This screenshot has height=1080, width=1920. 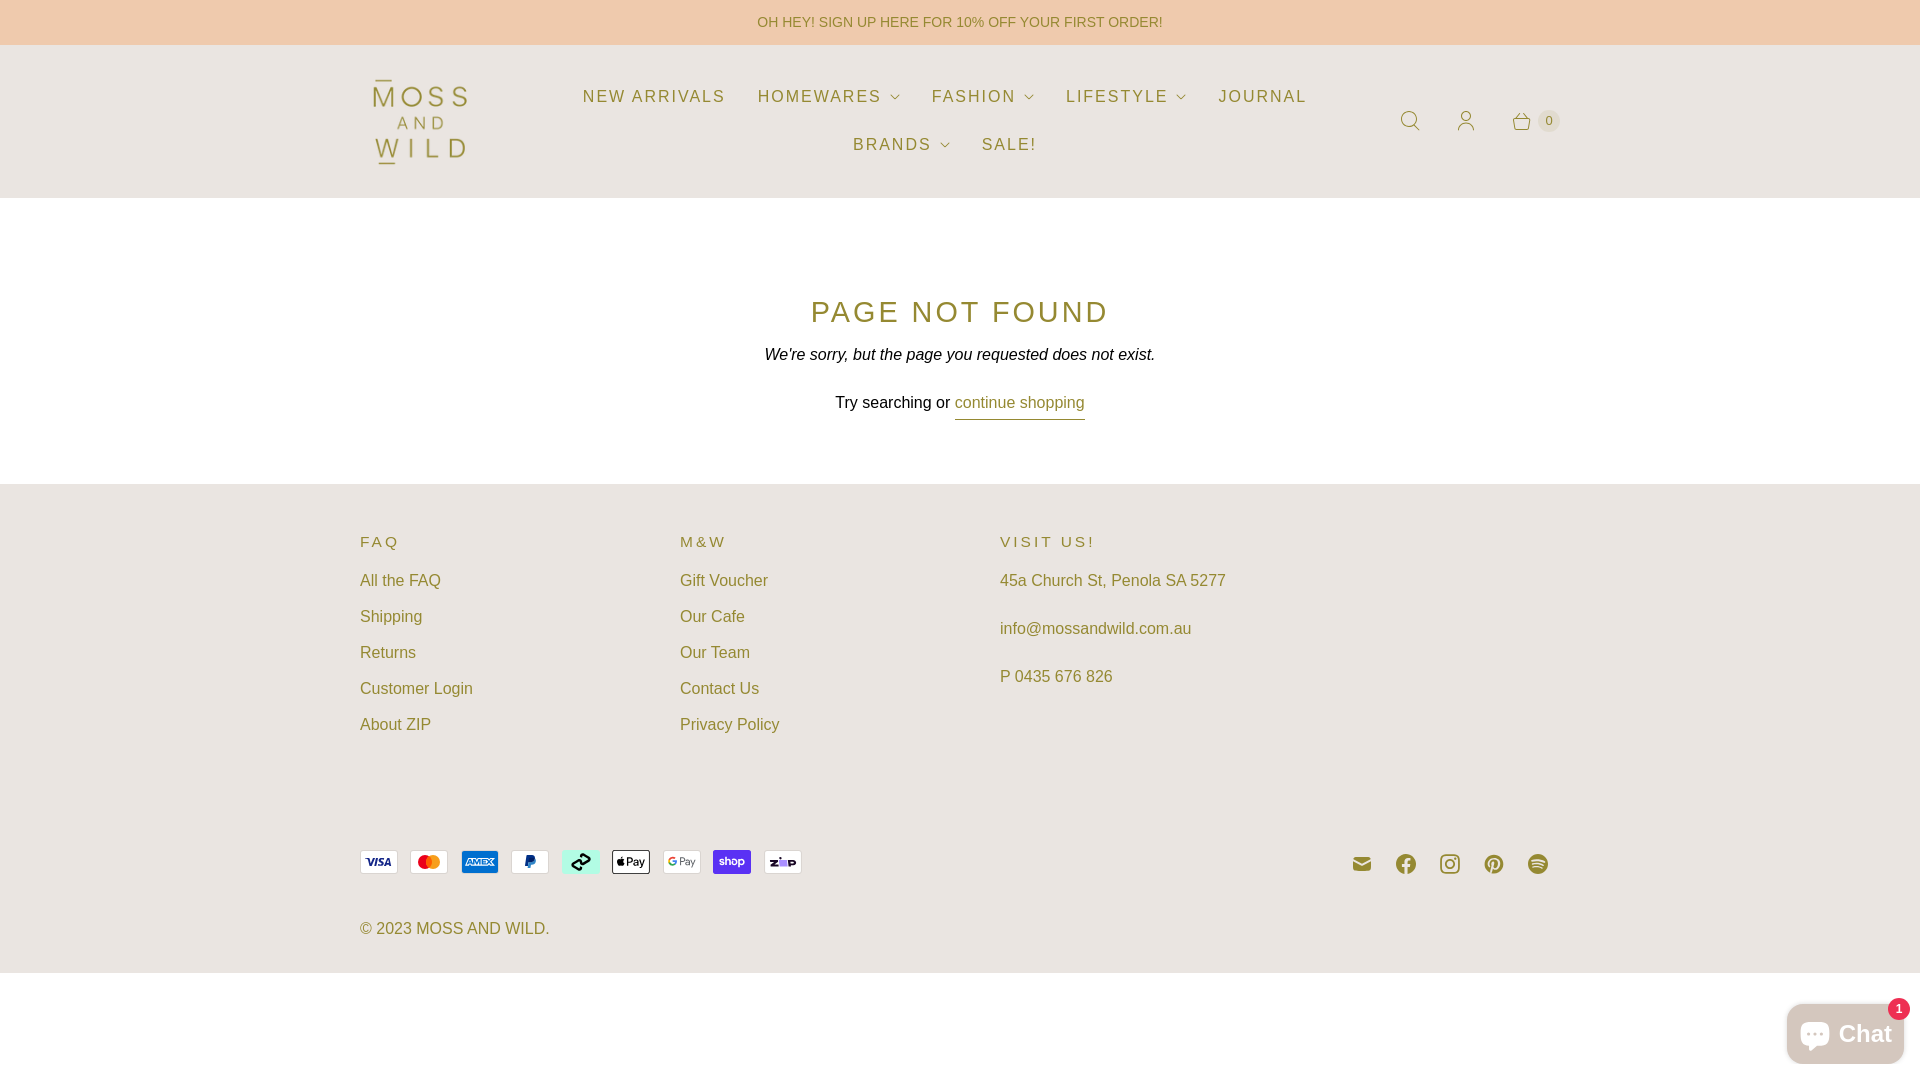 I want to click on 'MOSS AND WILD', so click(x=480, y=928).